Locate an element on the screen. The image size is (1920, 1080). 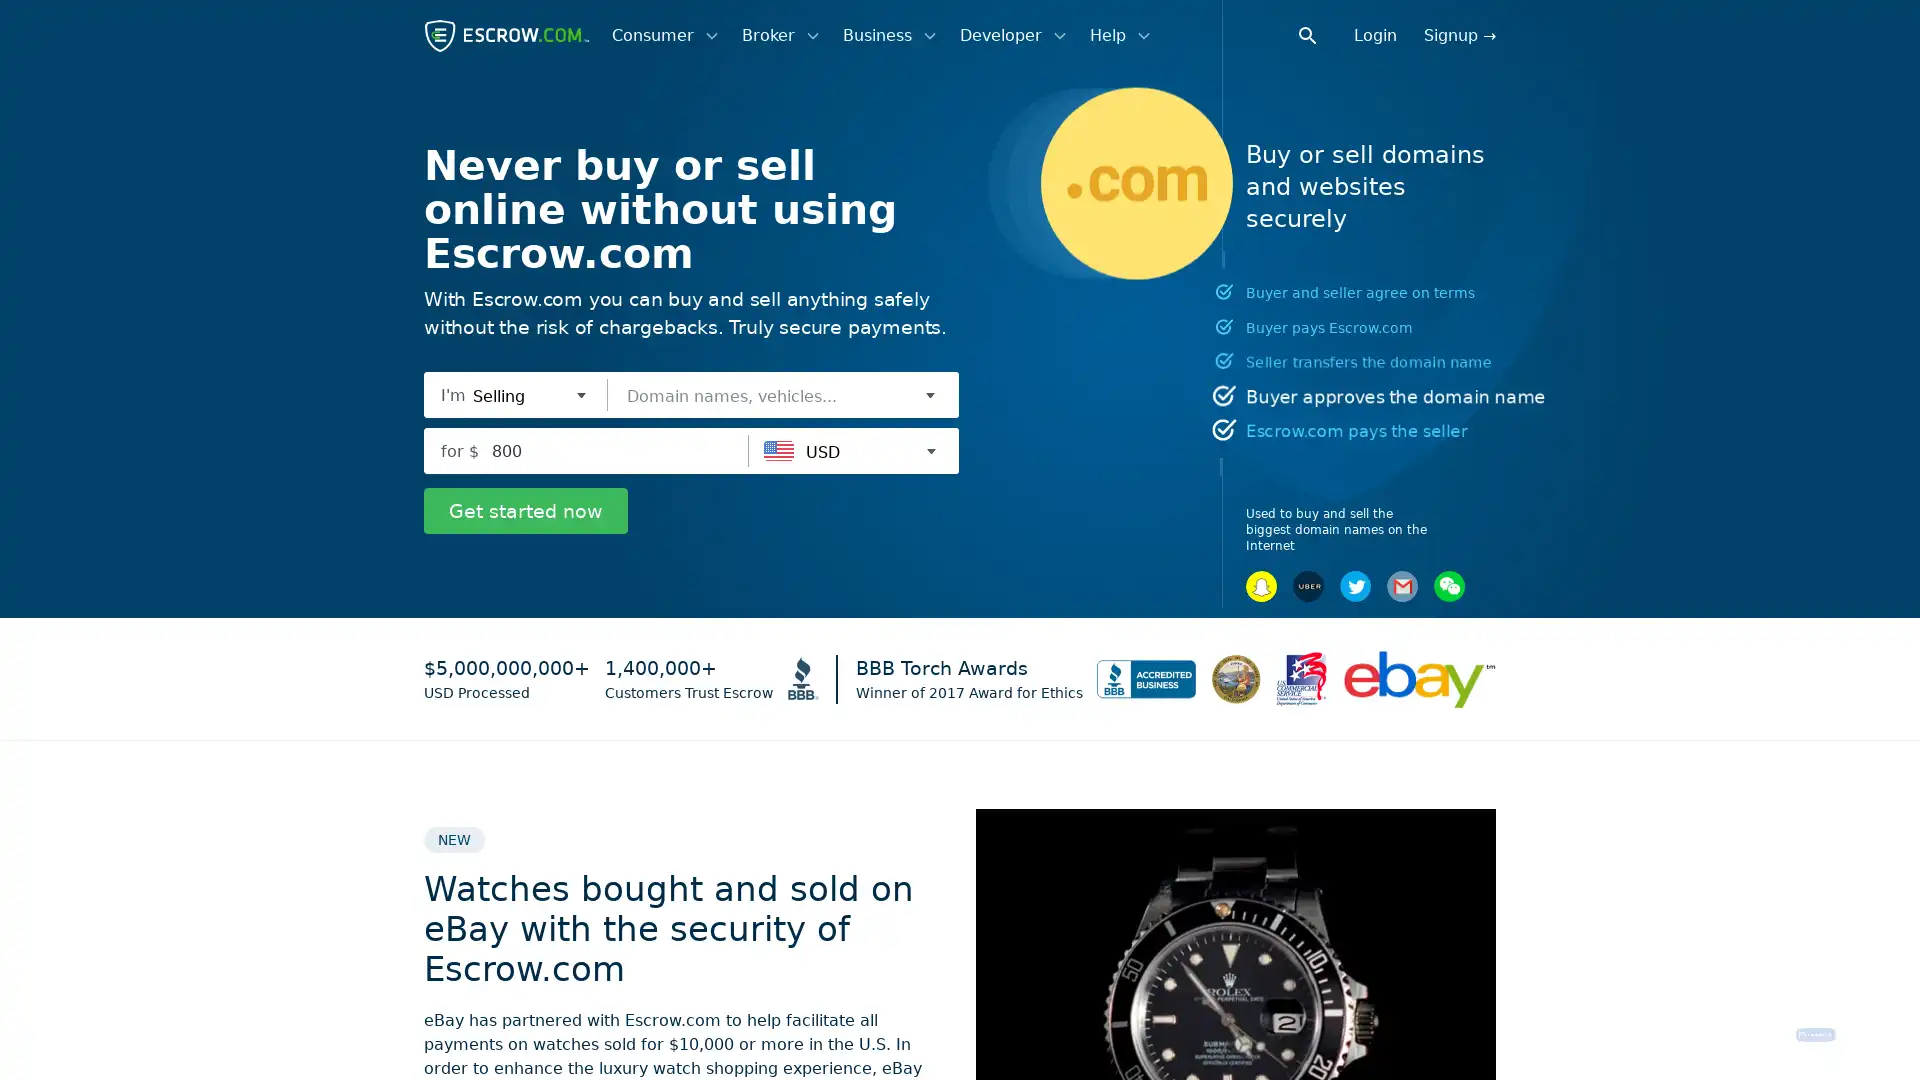
Get started now is located at coordinates (526, 509).